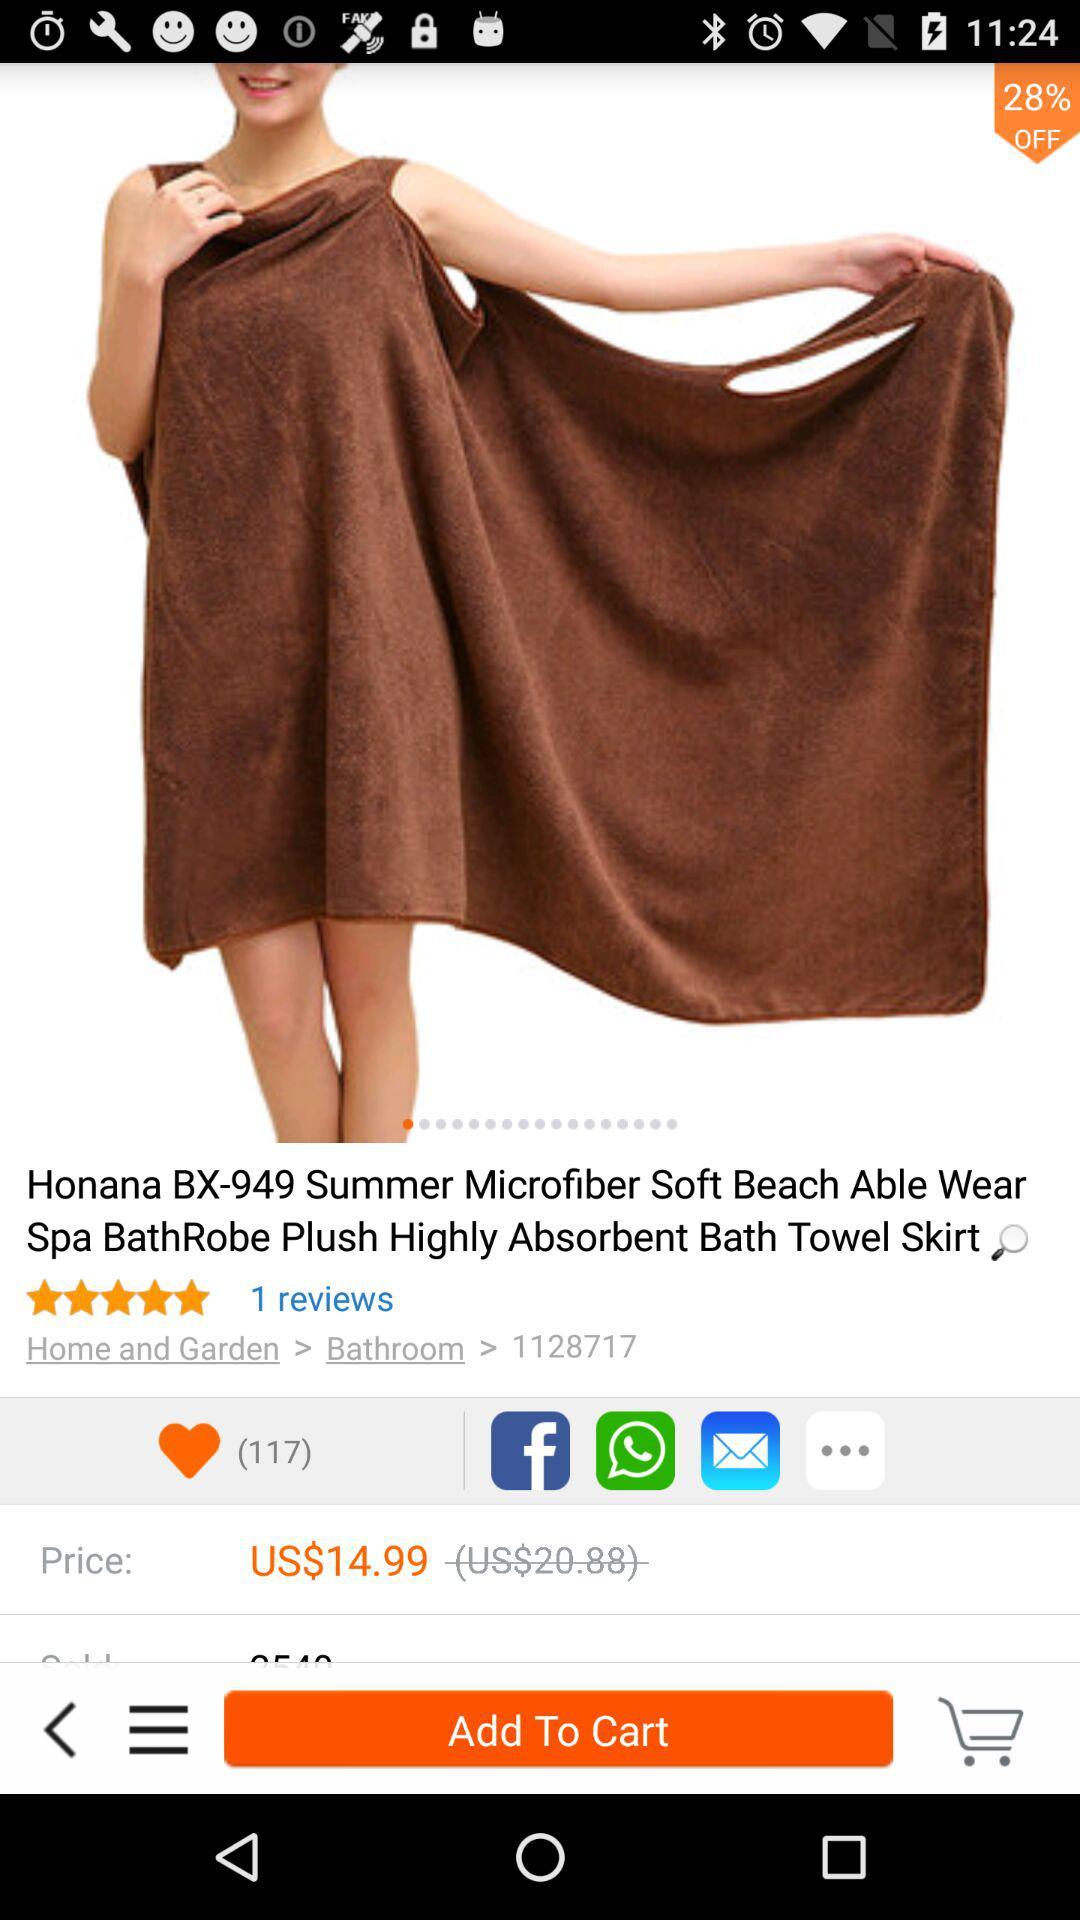  Describe the element at coordinates (604, 1124) in the screenshot. I see `shows more images` at that location.